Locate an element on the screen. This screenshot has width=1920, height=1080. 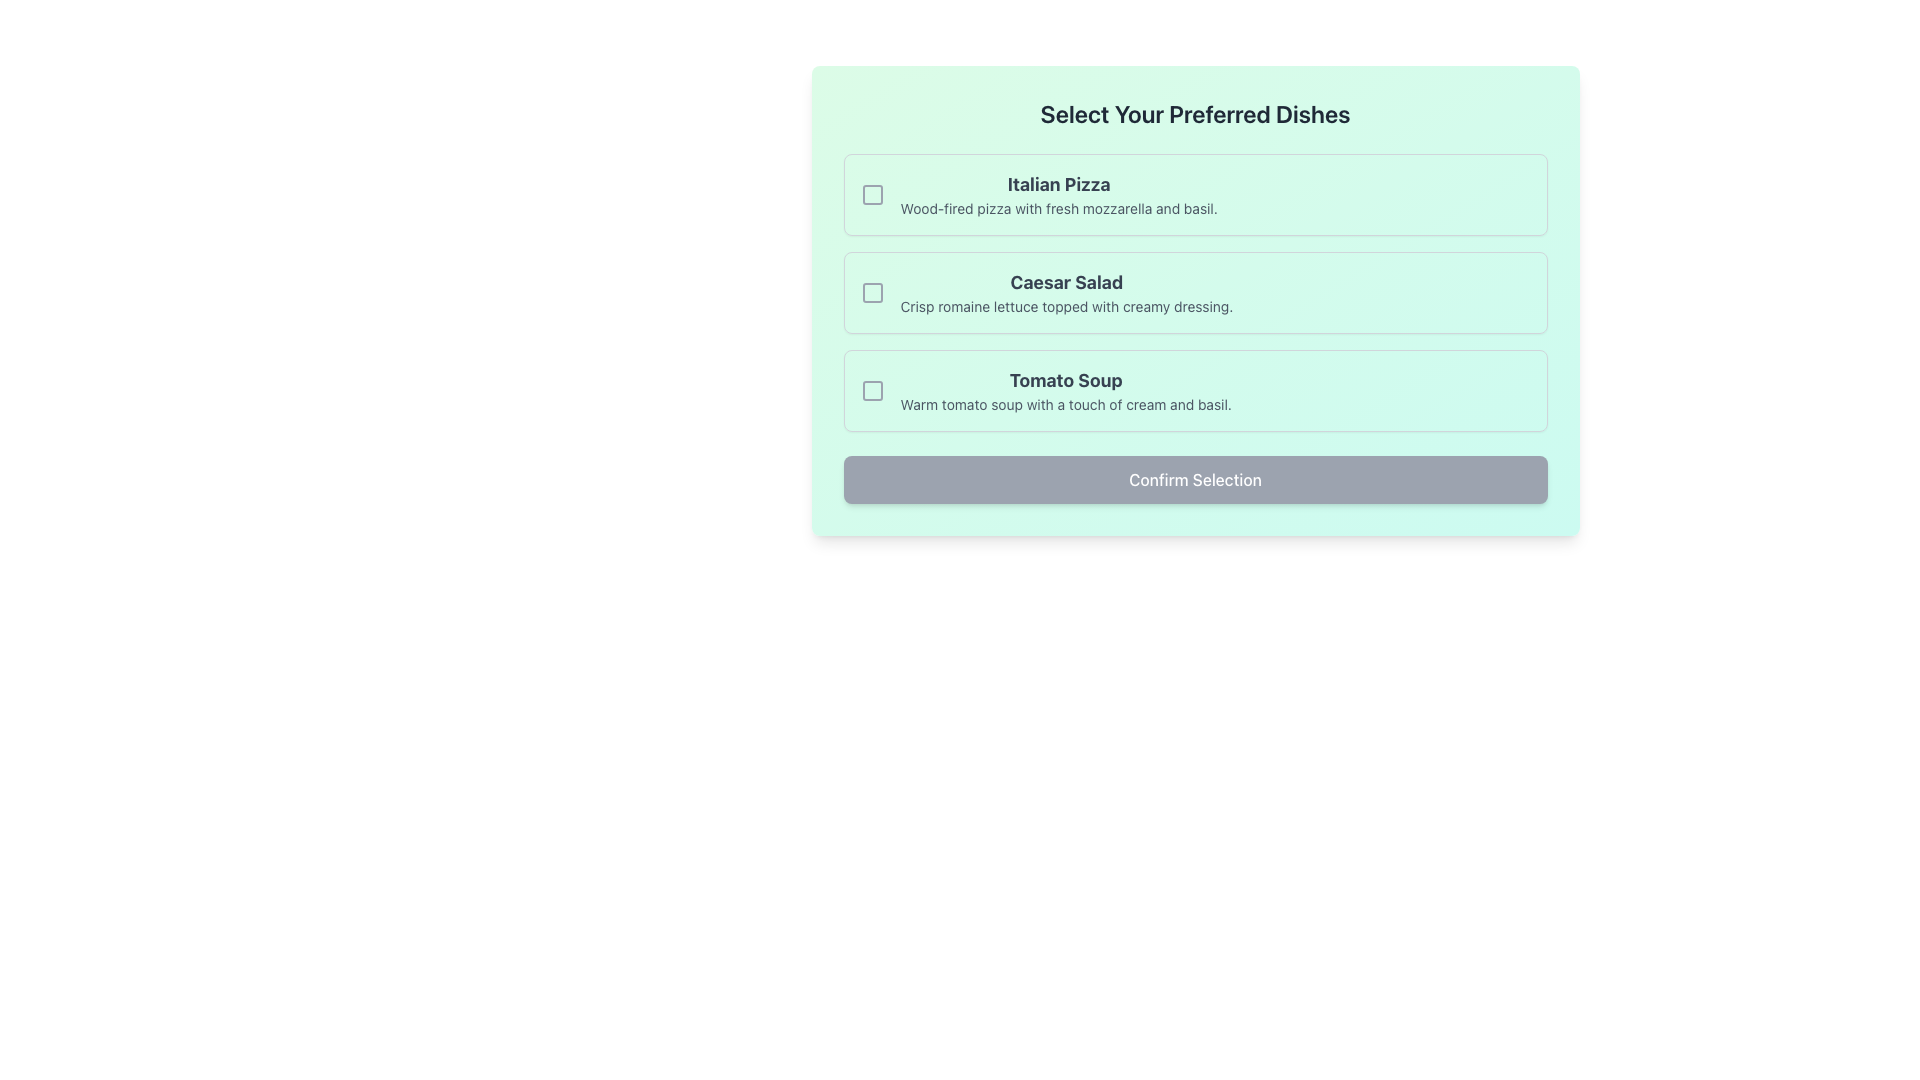
the text element describing the dish 'Italian Pizza', which is located directly beneath the bold heading 'Italian Pizza' and horizontally aligned with a checkbox to its left is located at coordinates (1058, 208).